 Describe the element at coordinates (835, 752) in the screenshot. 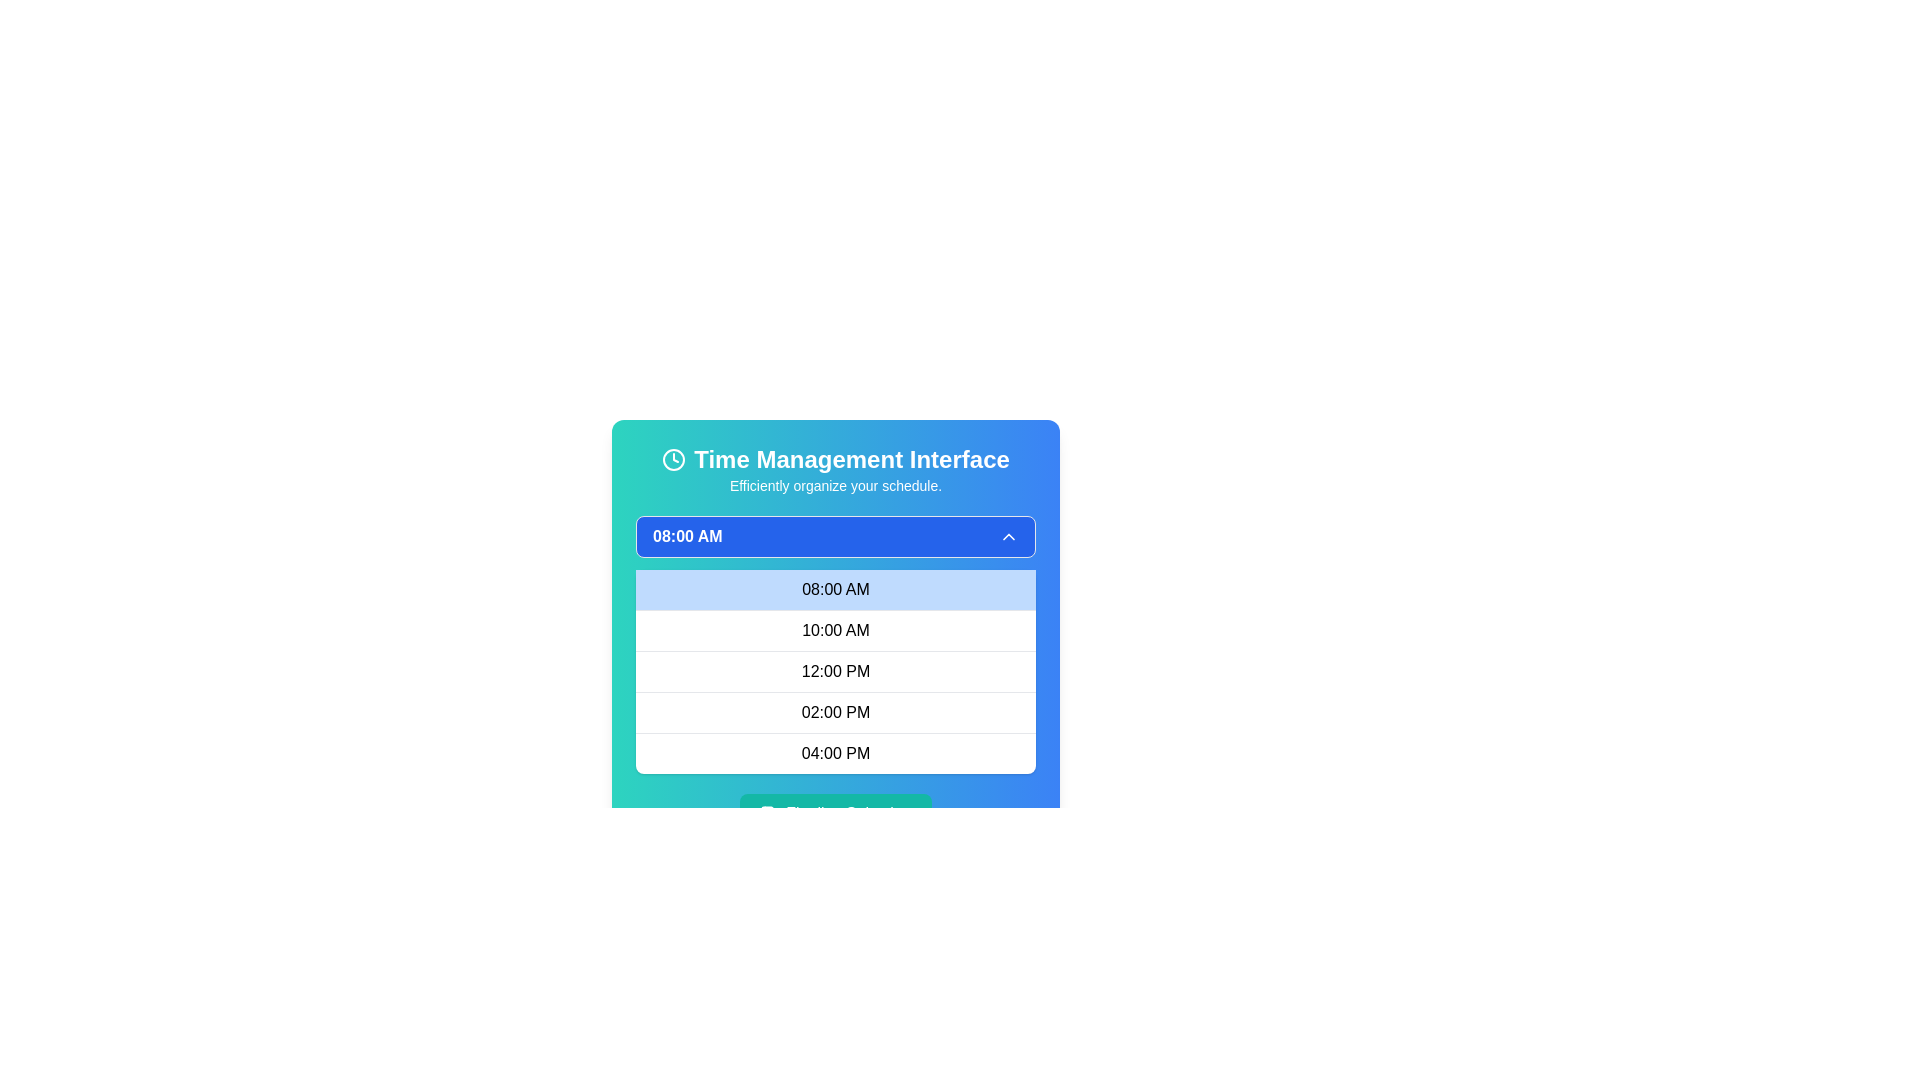

I see `the selectable time option '04:00 PM' in the Time Management Interface` at that location.